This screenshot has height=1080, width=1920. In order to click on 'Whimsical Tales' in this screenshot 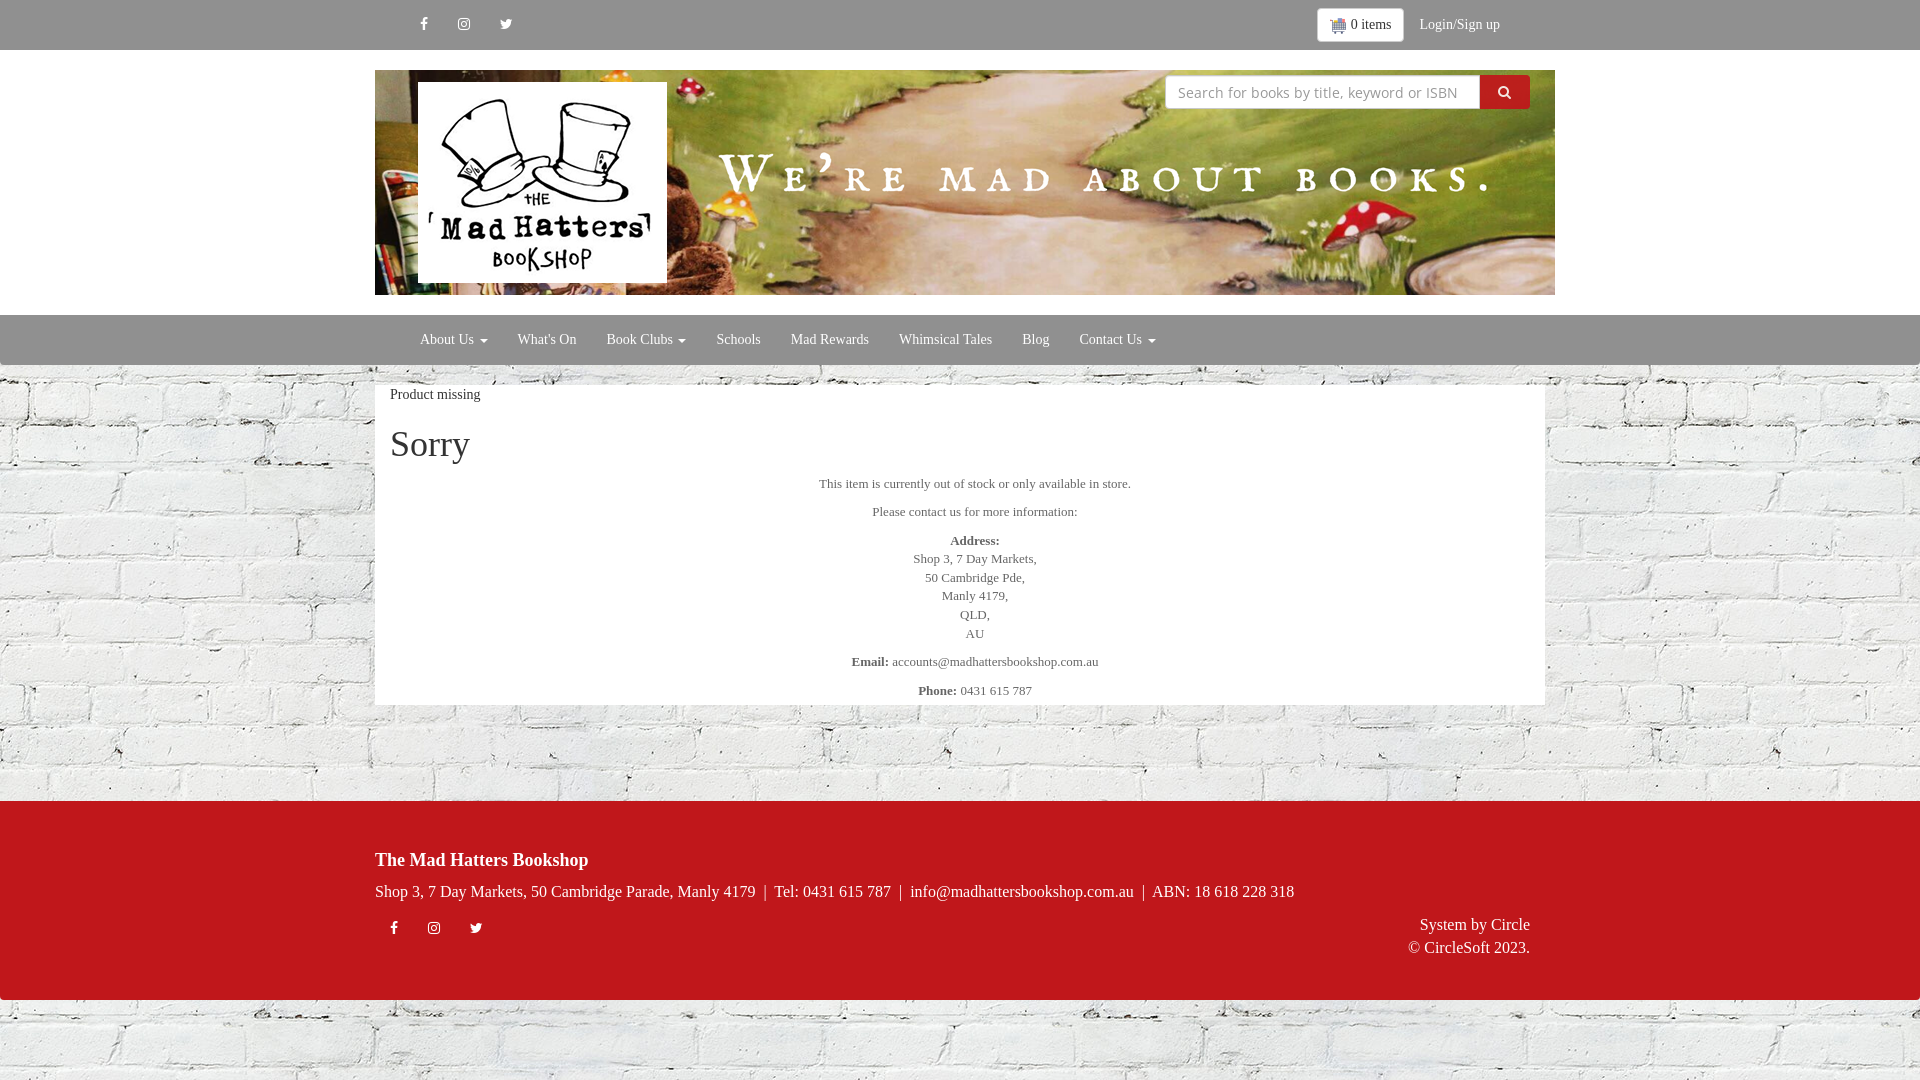, I will do `click(944, 338)`.